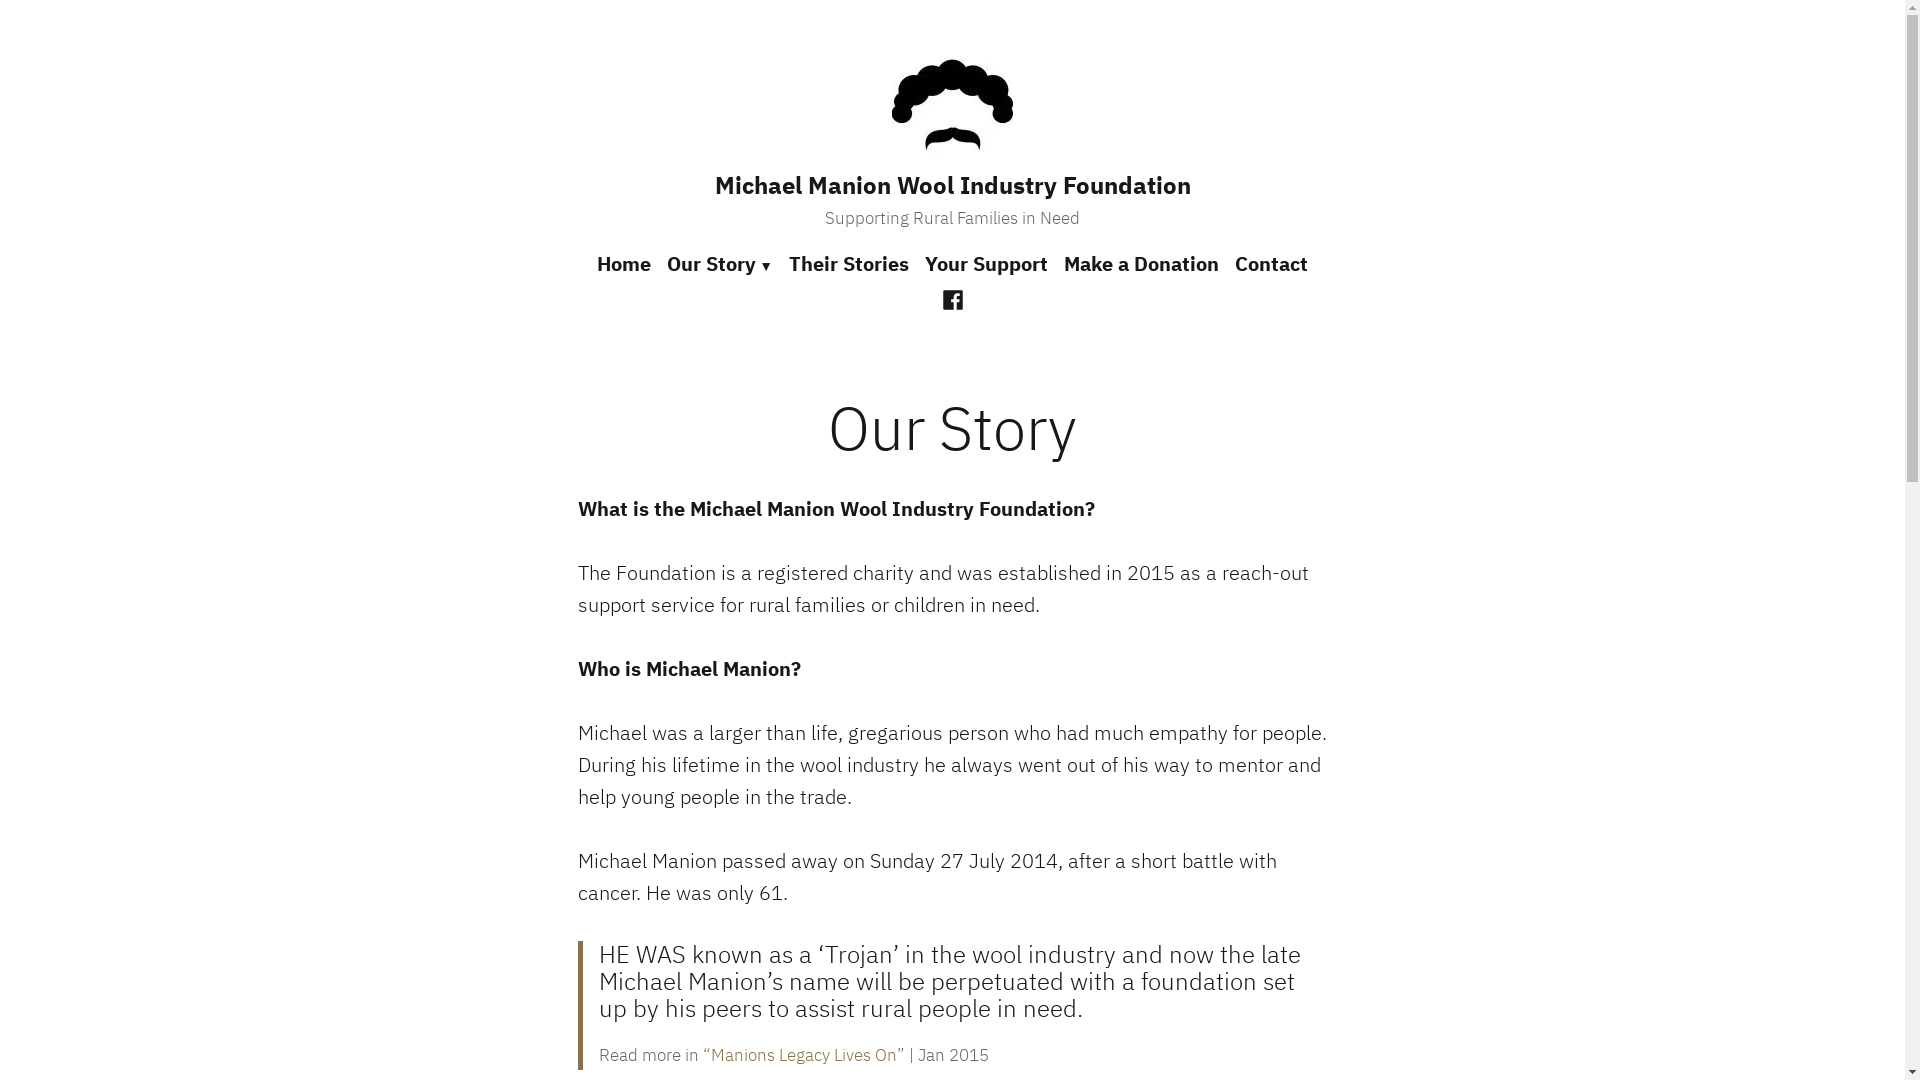  I want to click on 'Facebook', so click(952, 297).